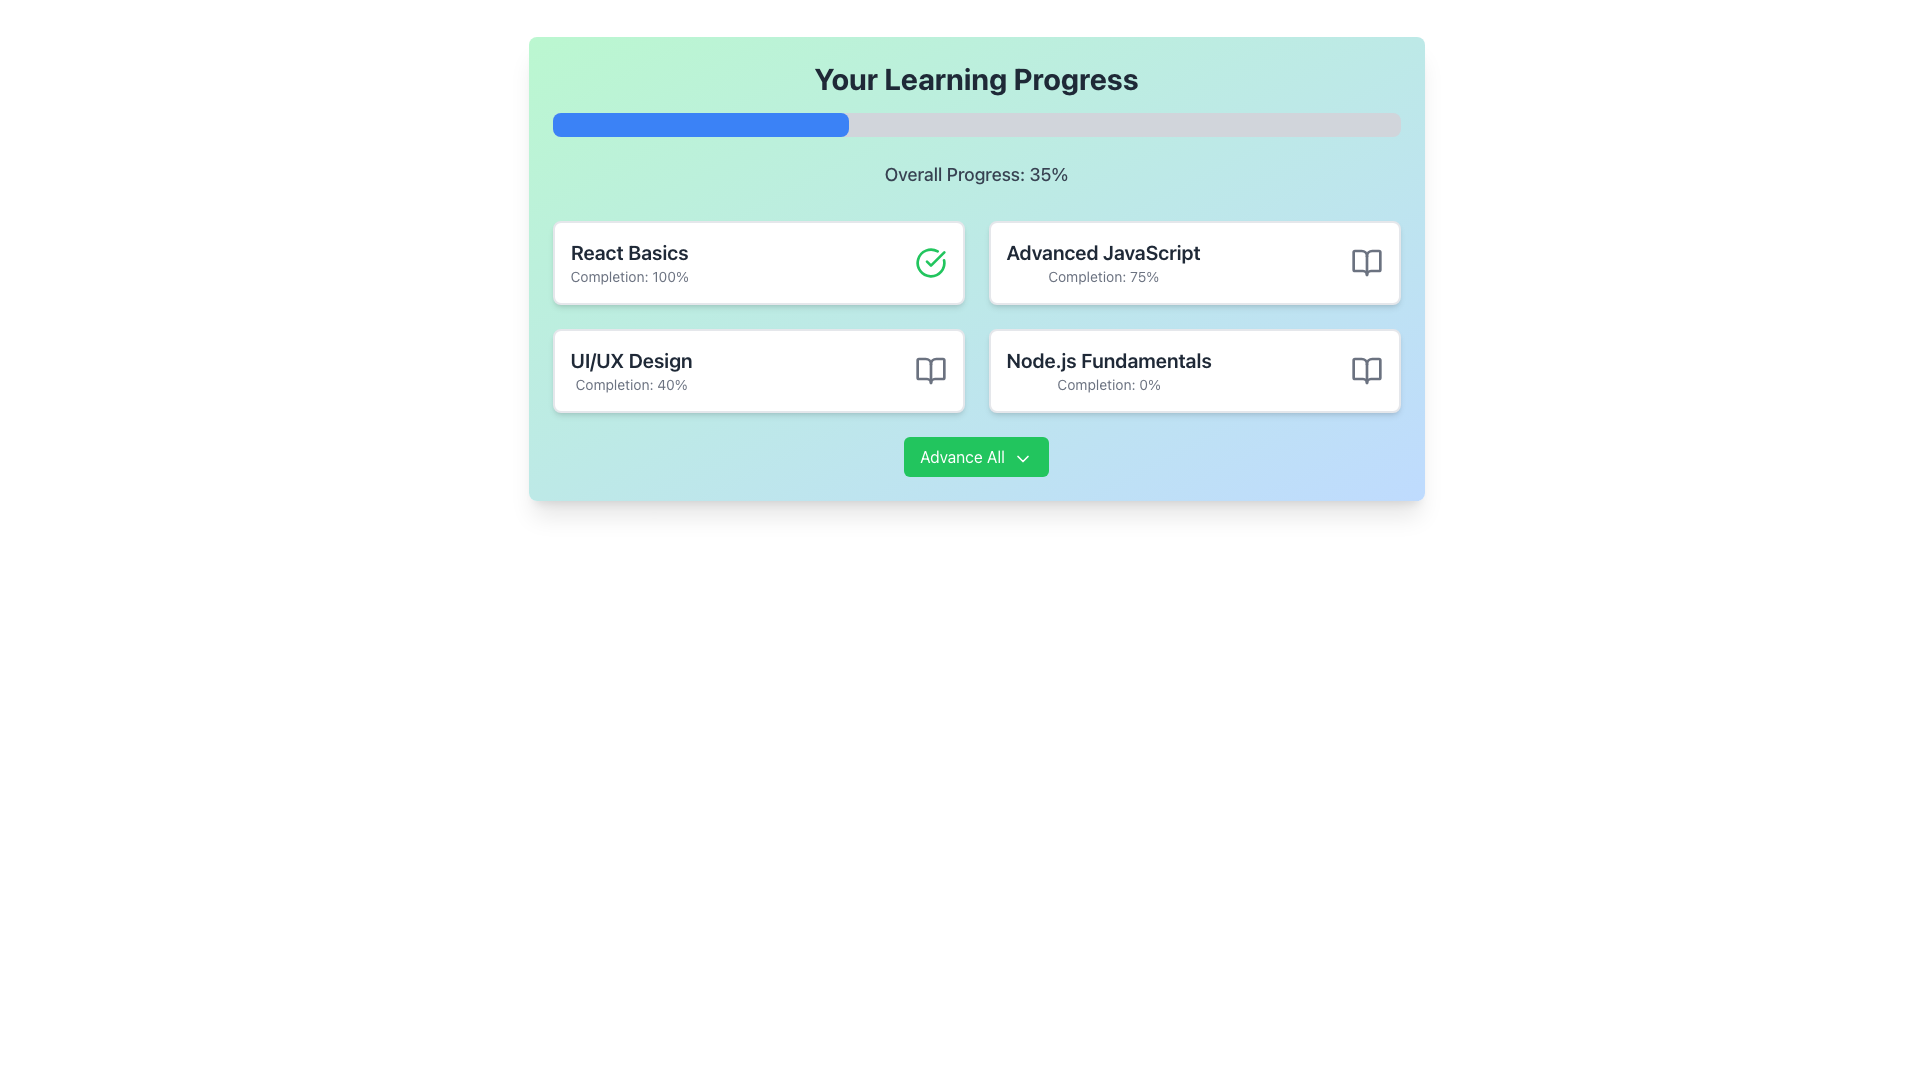 This screenshot has width=1920, height=1080. Describe the element at coordinates (1108, 361) in the screenshot. I see `the 'Node.js Fundamentals' title label located in the bottom-right card of the grid layout, which indicates the topic of the learning module` at that location.